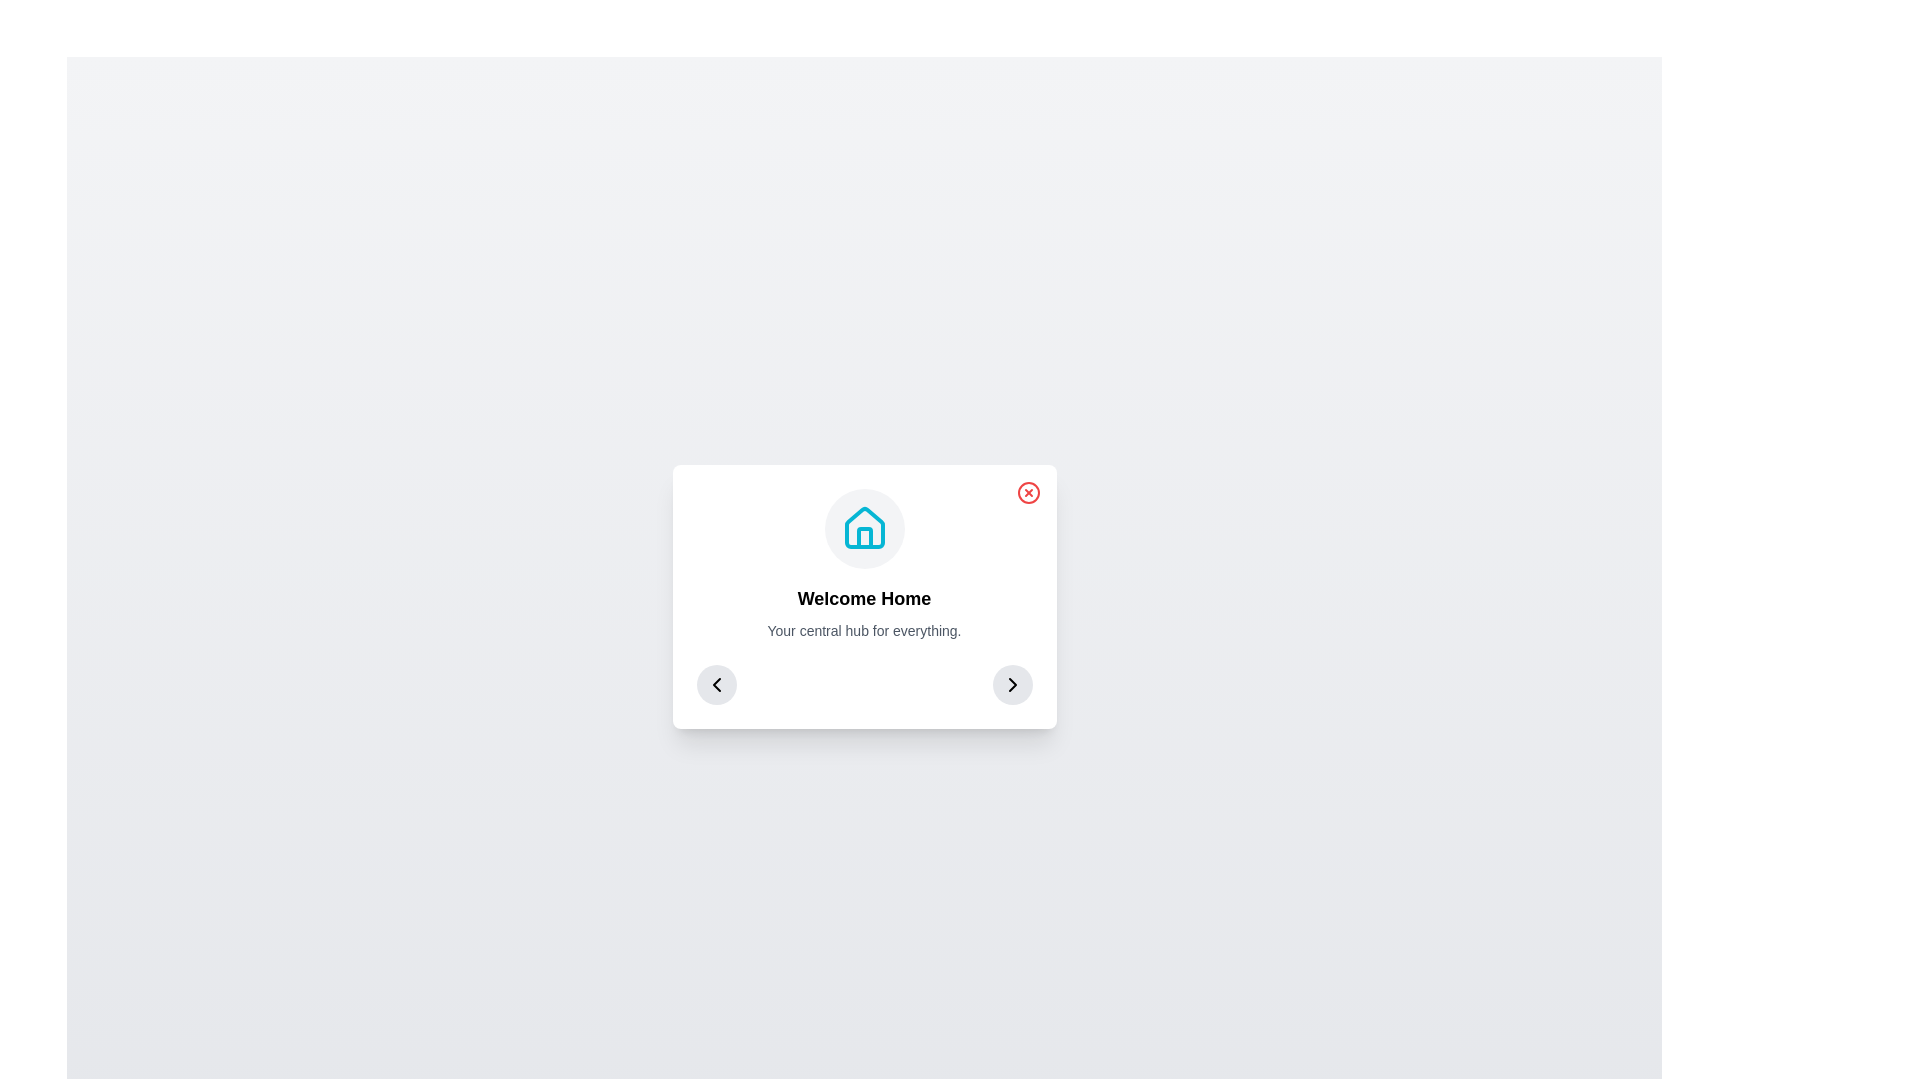 The height and width of the screenshot is (1080, 1920). I want to click on the close button located at the upper-right corner of the card, so click(1028, 493).